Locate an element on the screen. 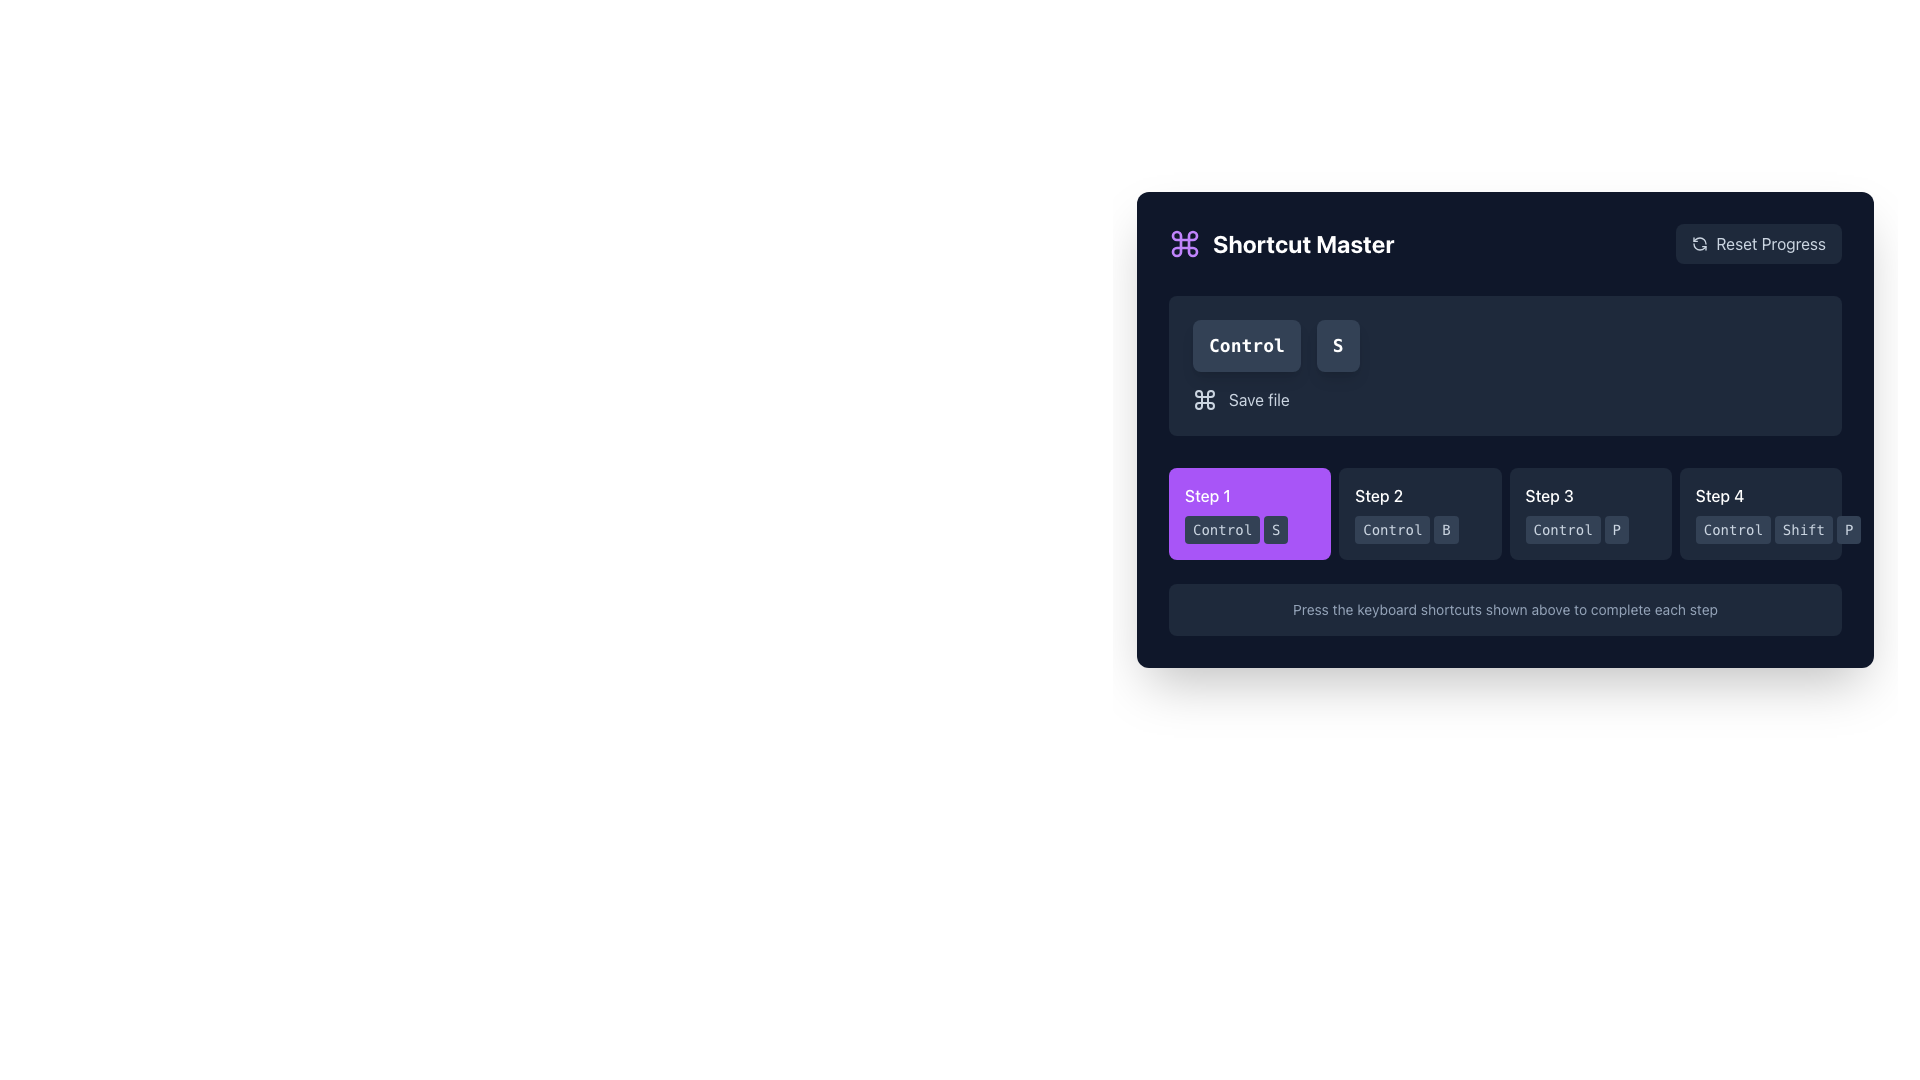 This screenshot has width=1920, height=1080. text on the 'P' button, which is the third button in a group of keyboard shortcut buttons for step 4, located at the bottom right corner of the step indicator is located at coordinates (1848, 528).